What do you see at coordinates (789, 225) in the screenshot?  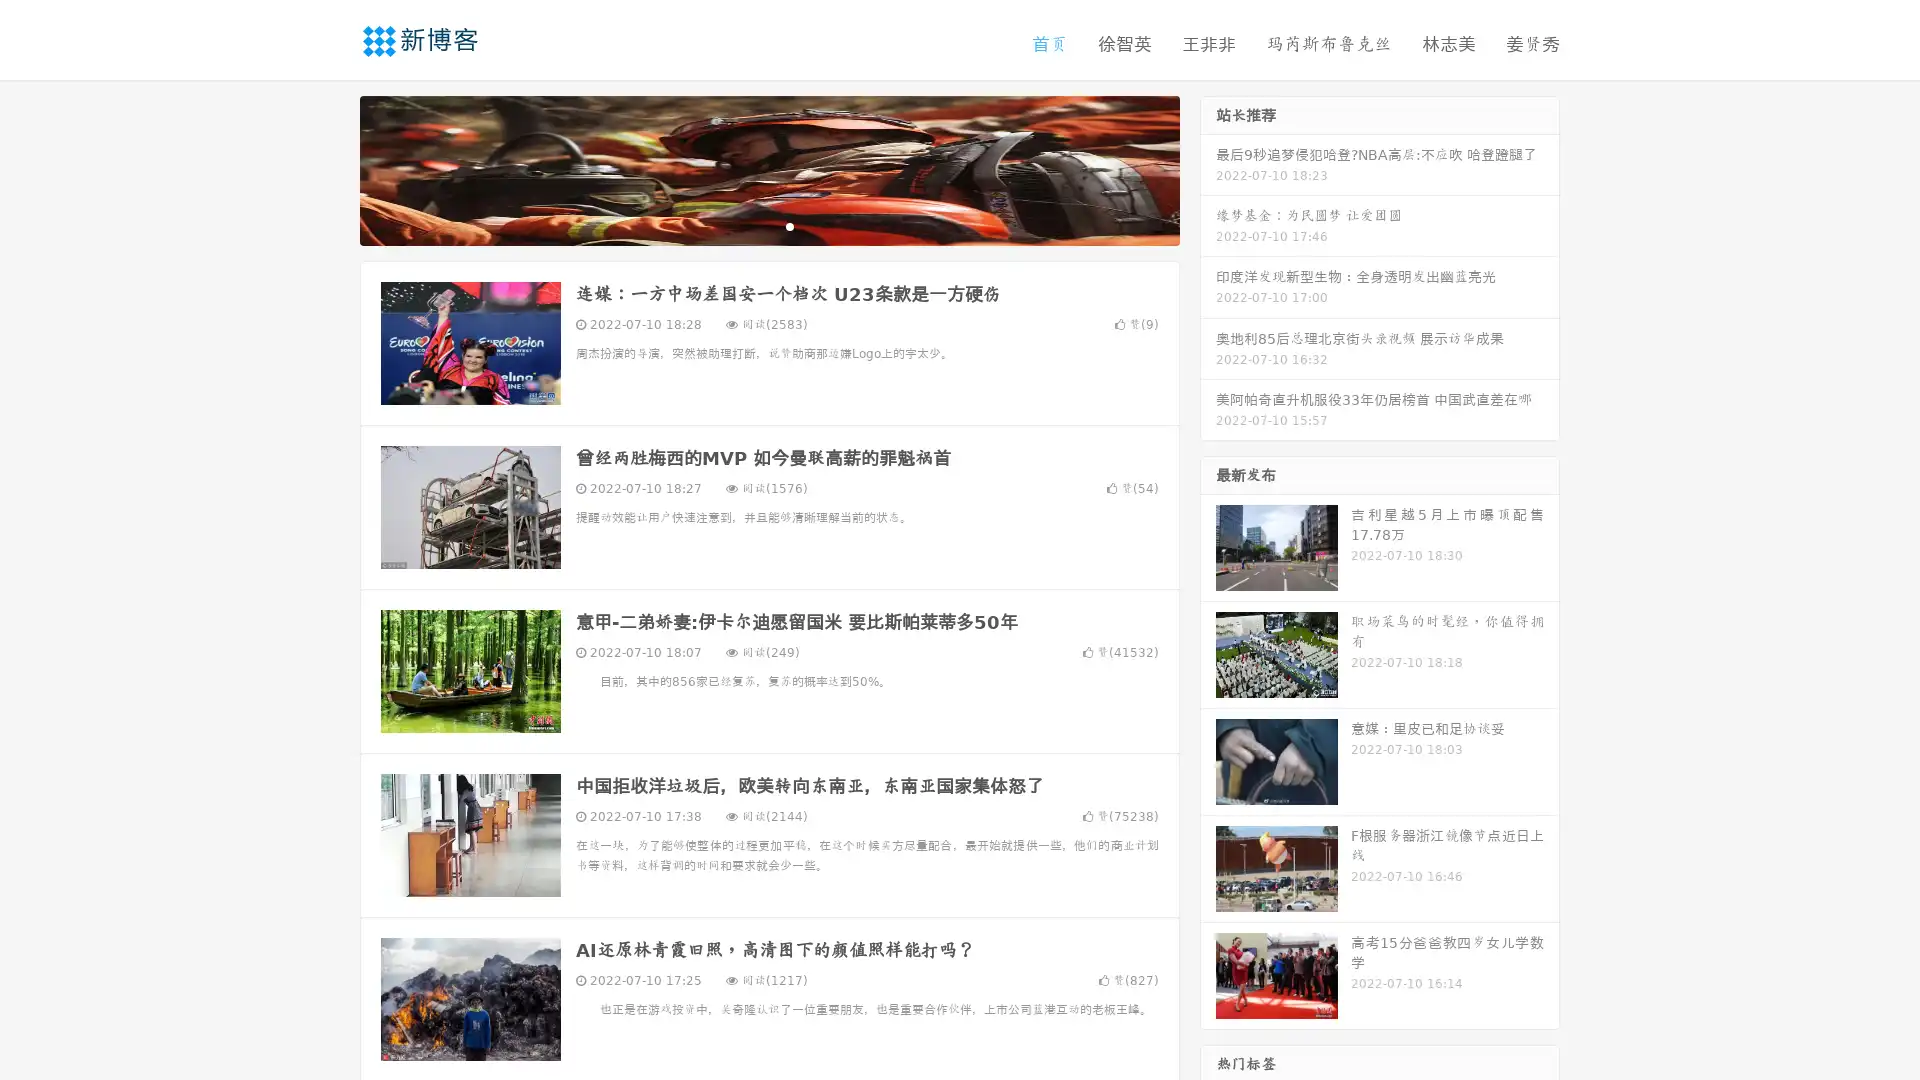 I see `Go to slide 3` at bounding box center [789, 225].